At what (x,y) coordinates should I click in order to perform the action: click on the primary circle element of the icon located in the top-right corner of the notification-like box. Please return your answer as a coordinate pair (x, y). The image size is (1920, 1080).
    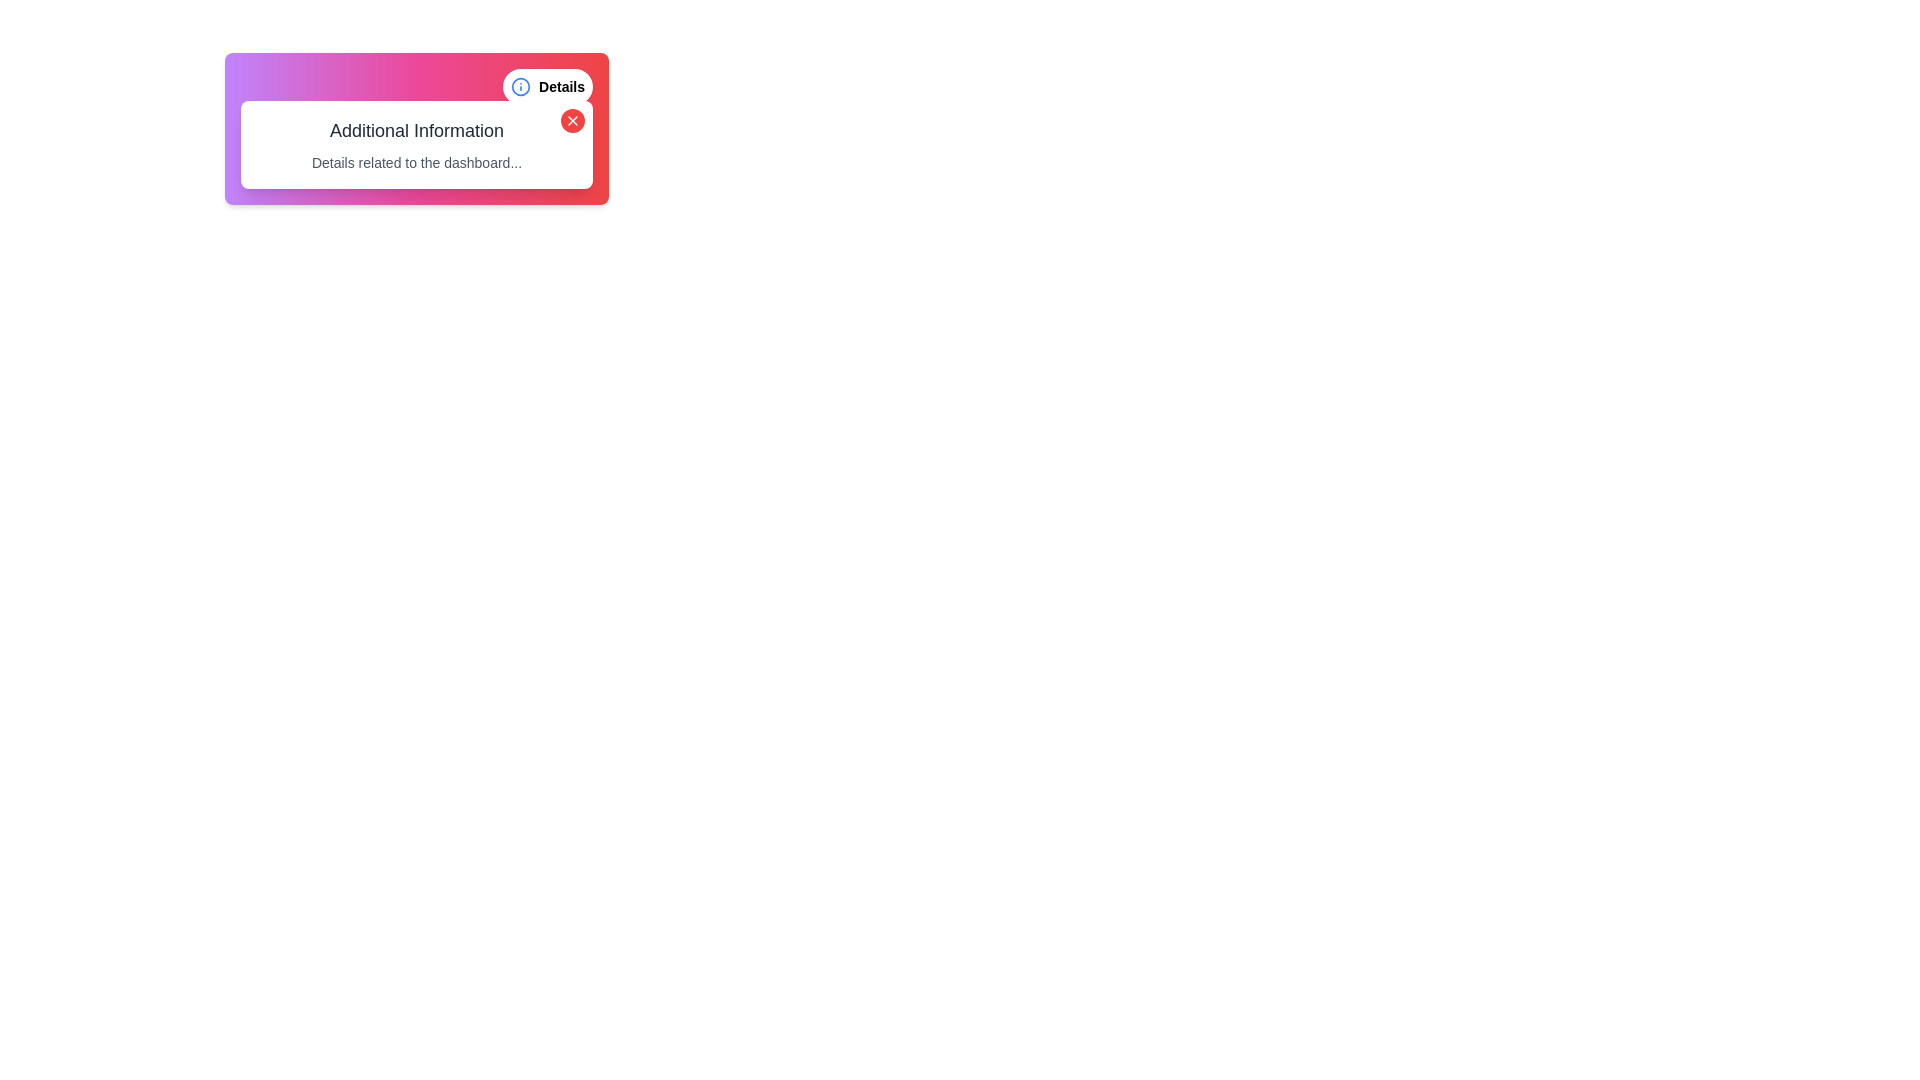
    Looking at the image, I should click on (521, 86).